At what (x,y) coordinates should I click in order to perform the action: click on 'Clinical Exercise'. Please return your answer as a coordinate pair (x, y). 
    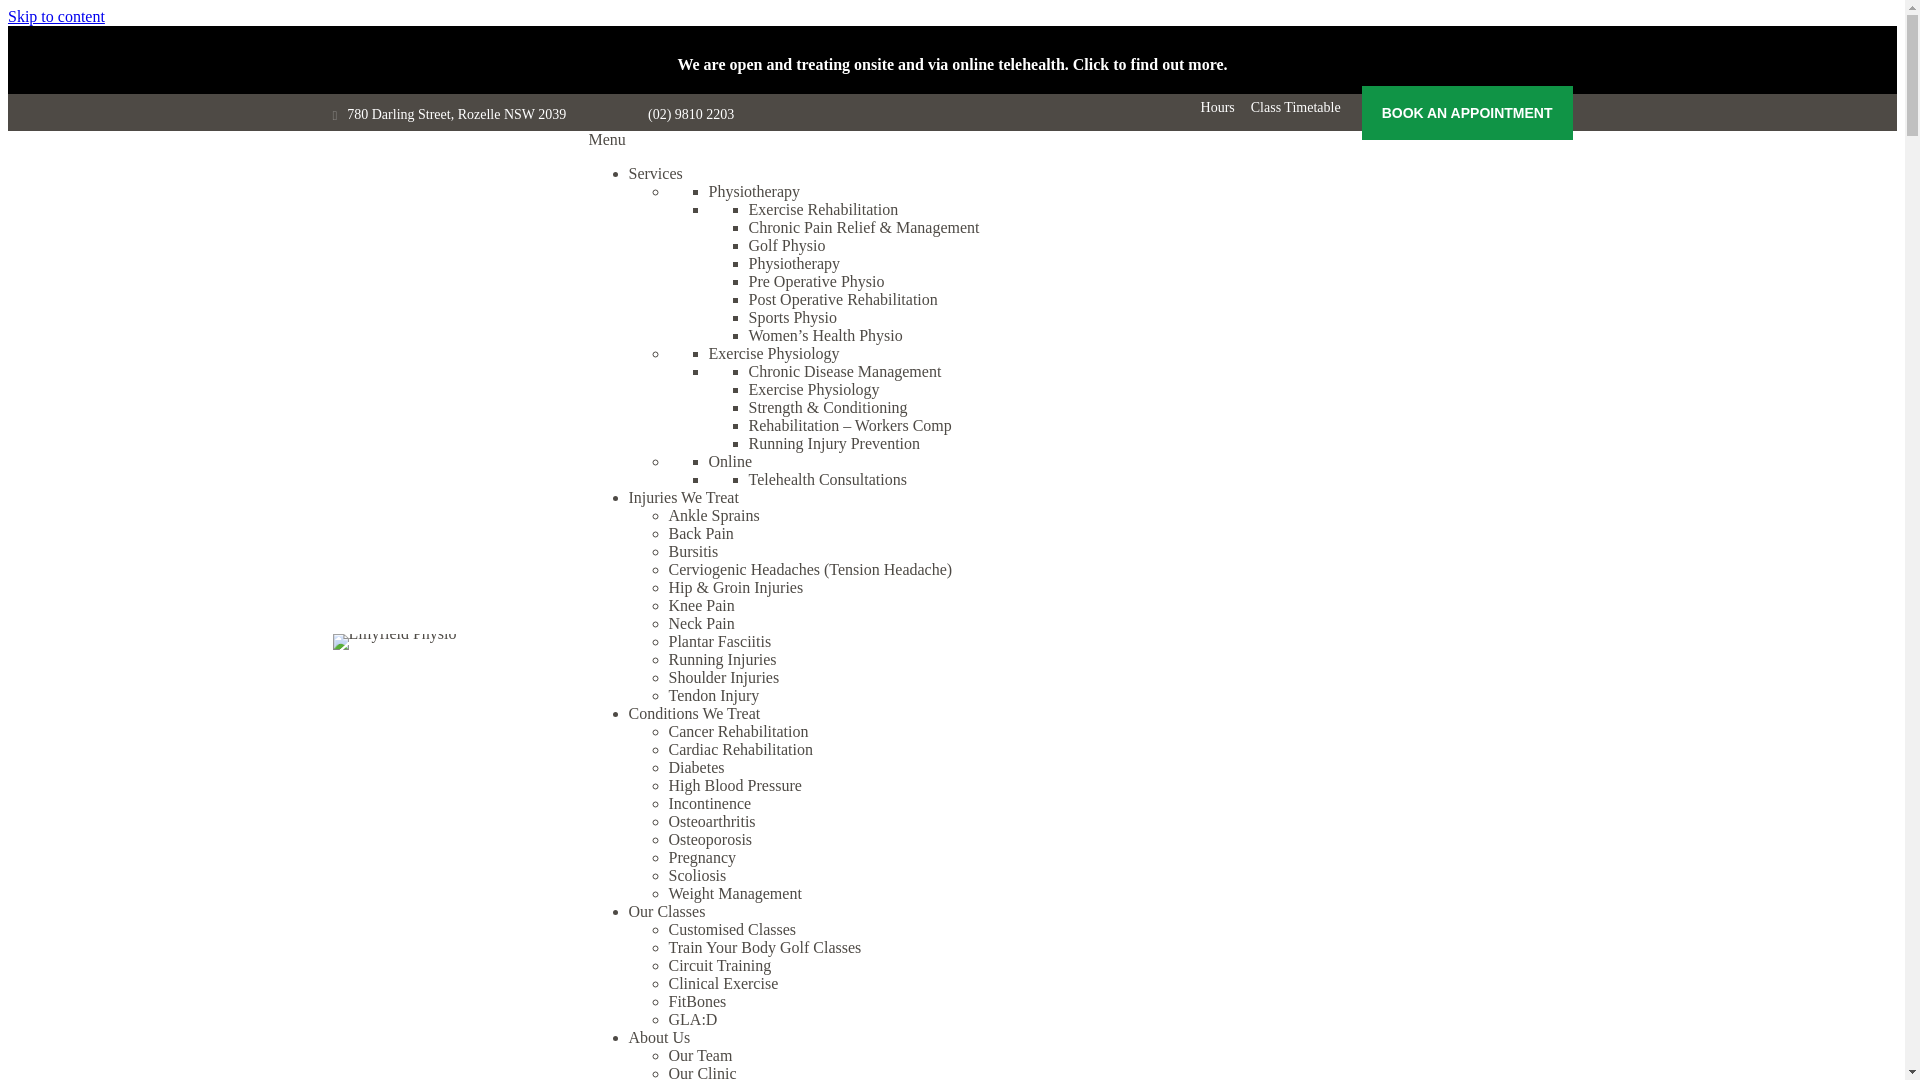
    Looking at the image, I should click on (722, 982).